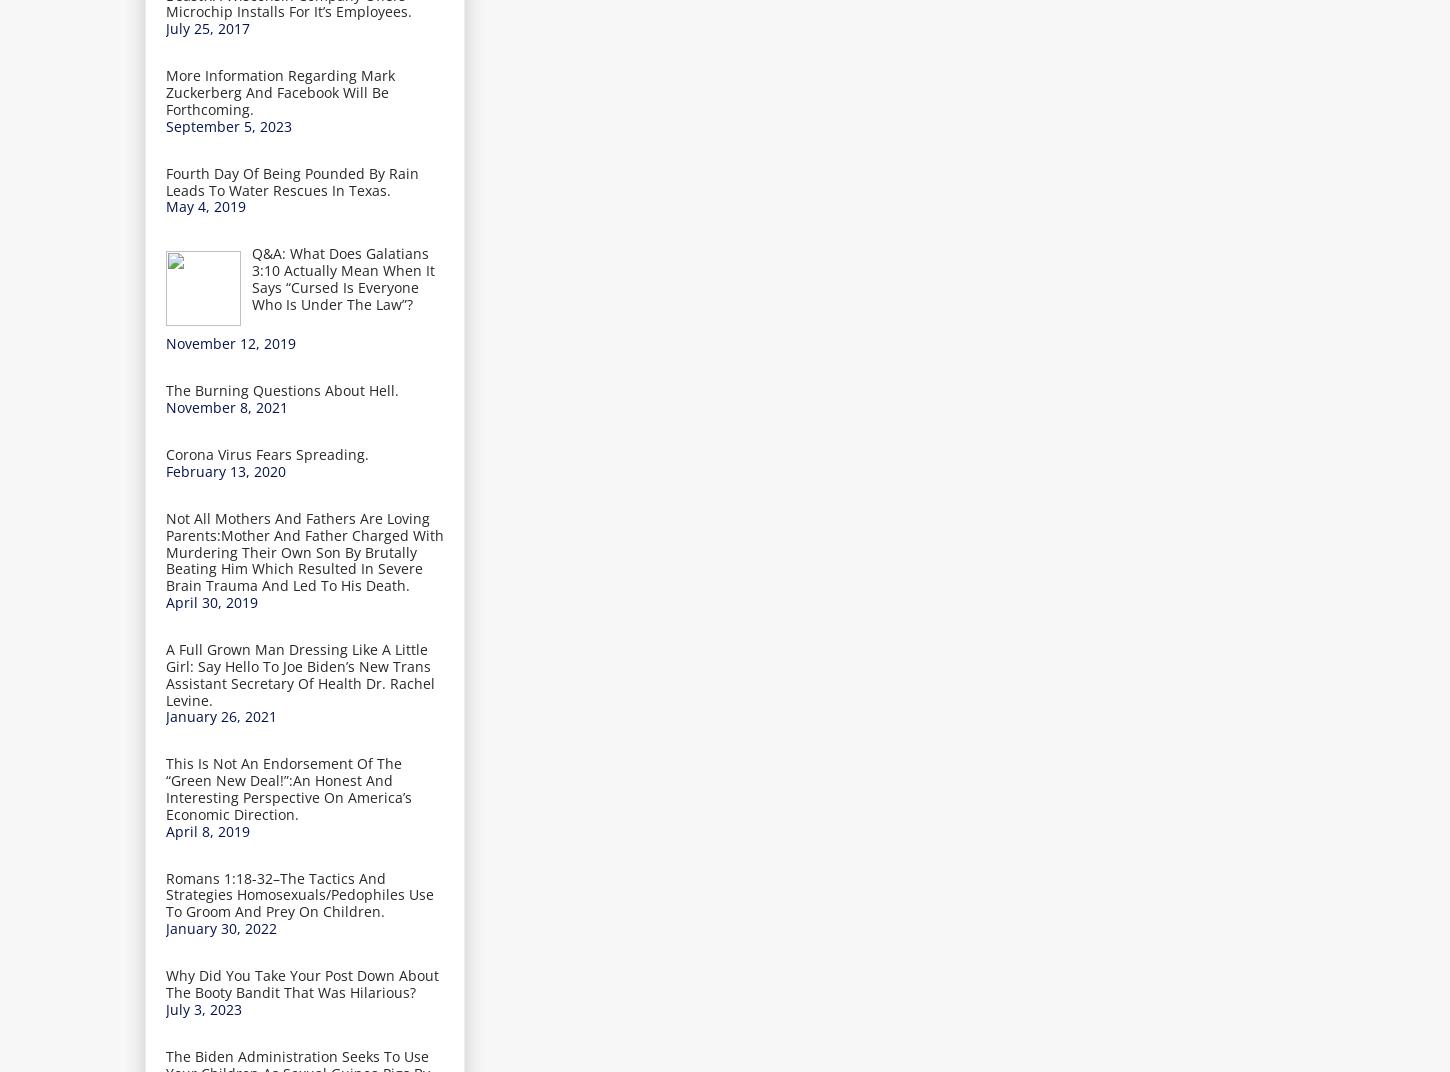  Describe the element at coordinates (342, 277) in the screenshot. I see `'Q&A: What Does Galatians 3:10 Actually Mean When It Says “Cursed Is Everyone Who Is Under The Law”?'` at that location.